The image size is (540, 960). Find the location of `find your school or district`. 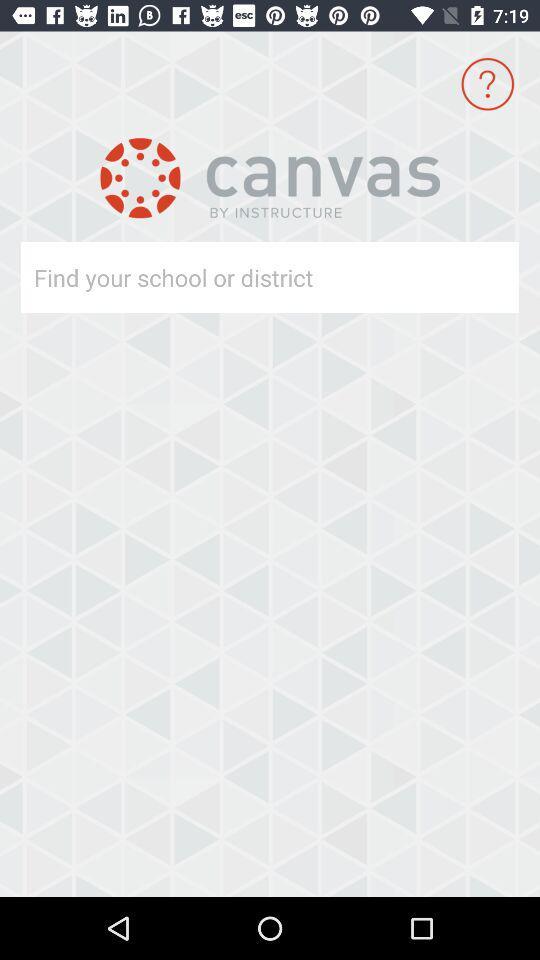

find your school or district is located at coordinates (233, 276).